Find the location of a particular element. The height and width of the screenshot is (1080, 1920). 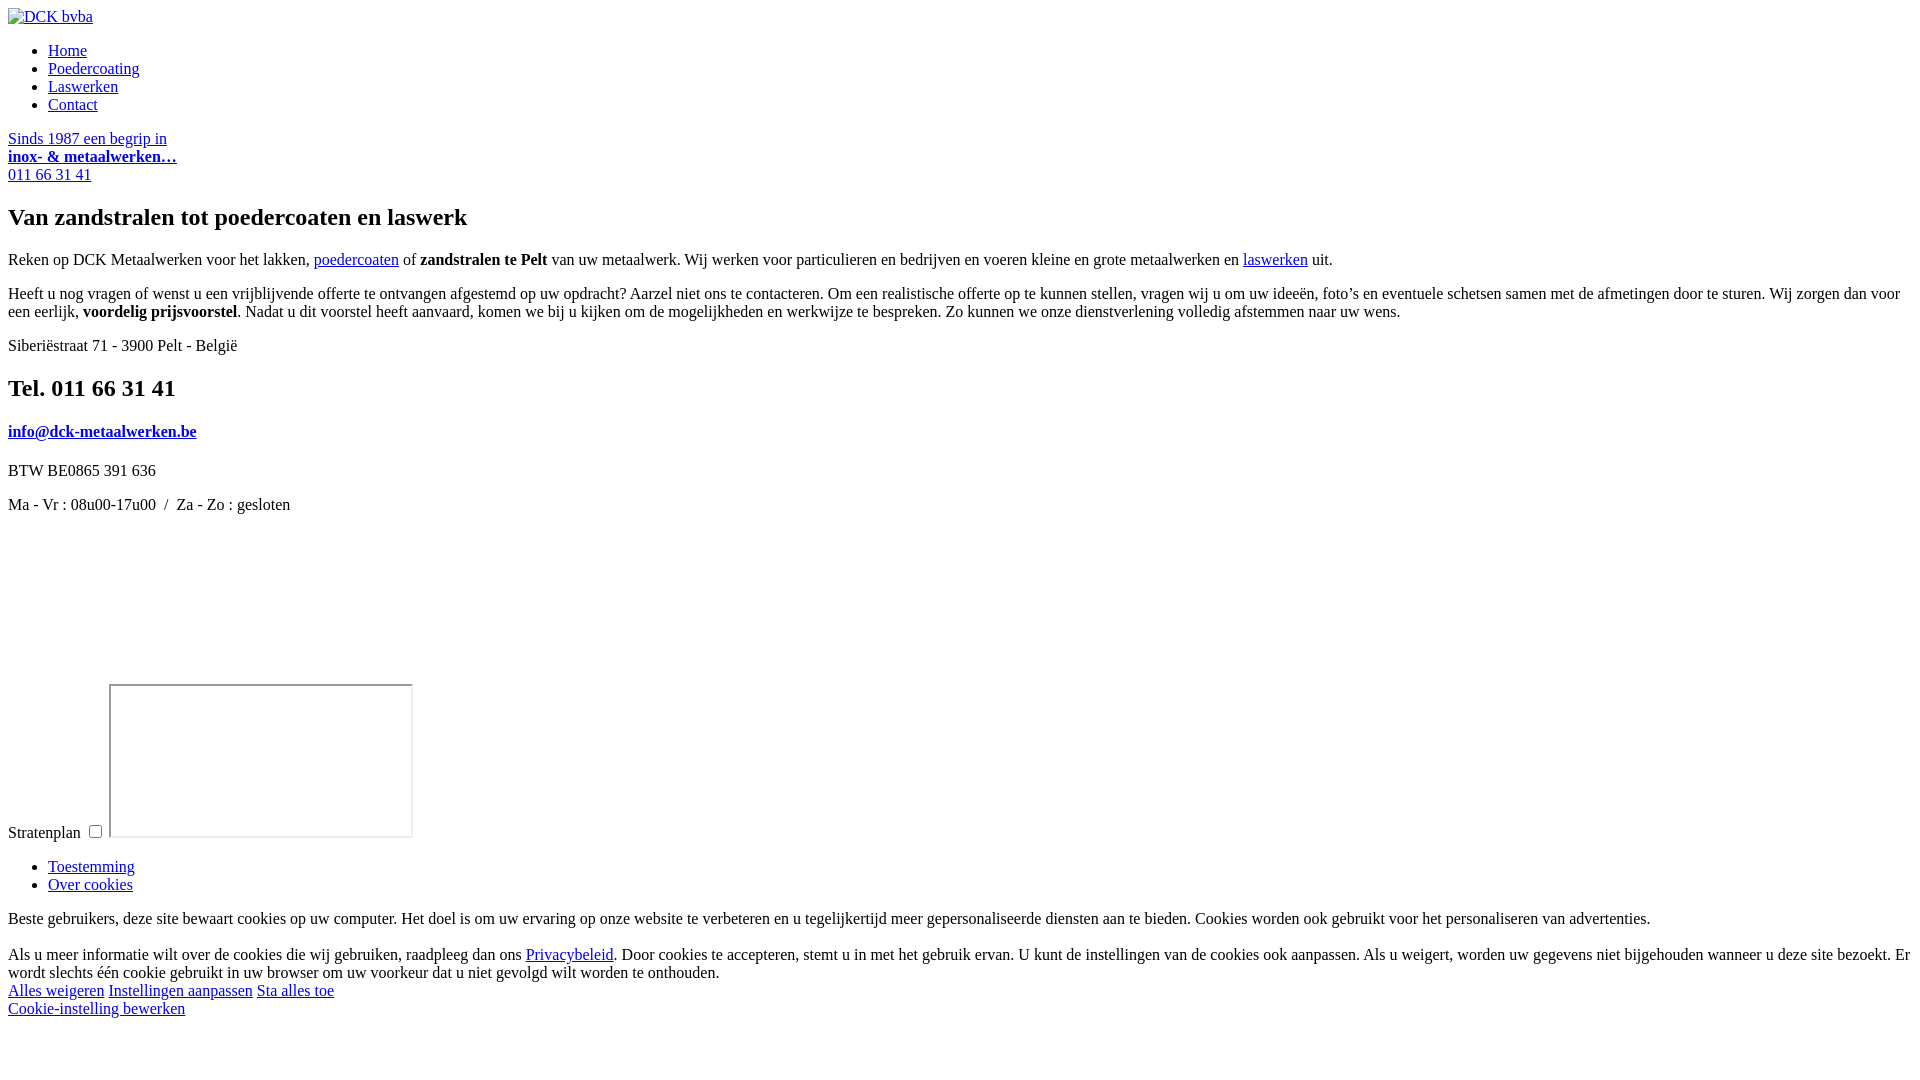

'laswerken' is located at coordinates (1274, 258).